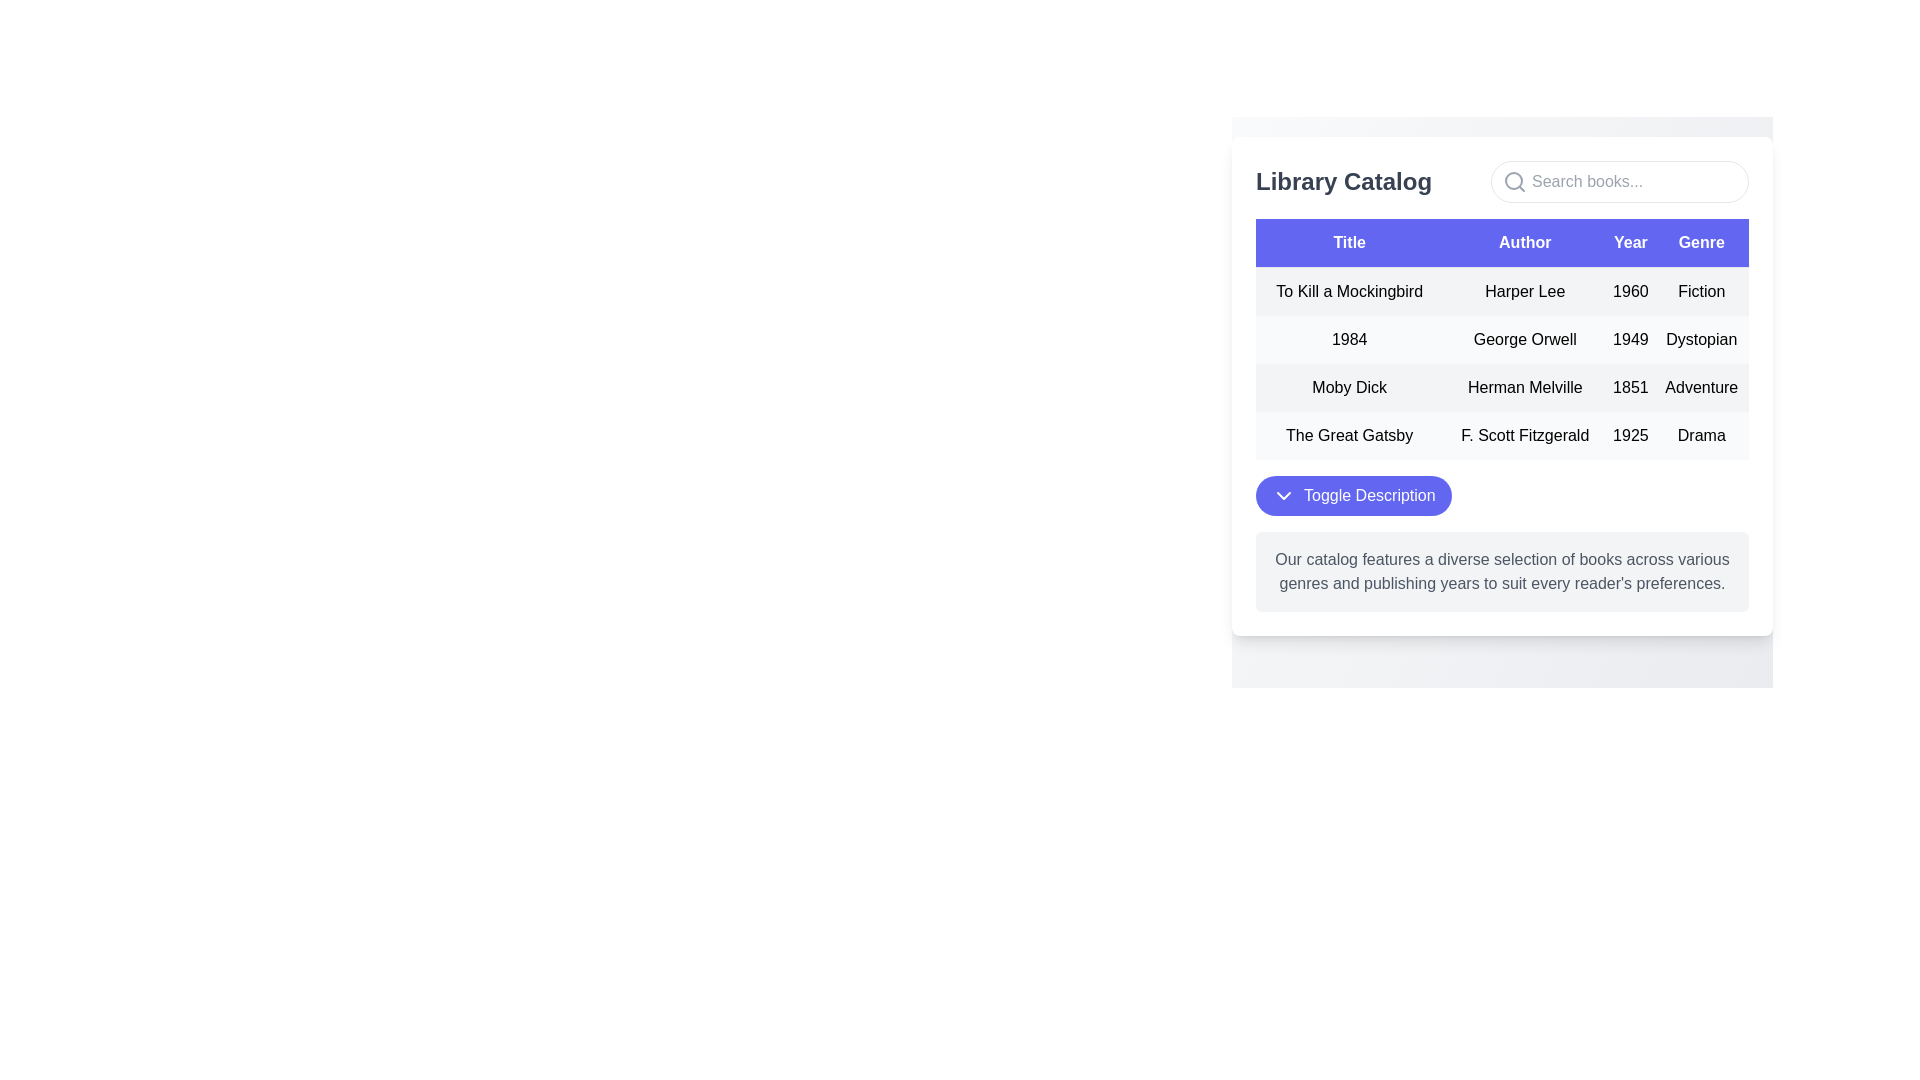 The width and height of the screenshot is (1920, 1080). I want to click on the Data Table, which consists of a header with titles 'Title', 'Author', 'Year', and 'Genre', and is located within the 'Library Catalog' section, above the 'Toggle Description' button, so click(1502, 338).